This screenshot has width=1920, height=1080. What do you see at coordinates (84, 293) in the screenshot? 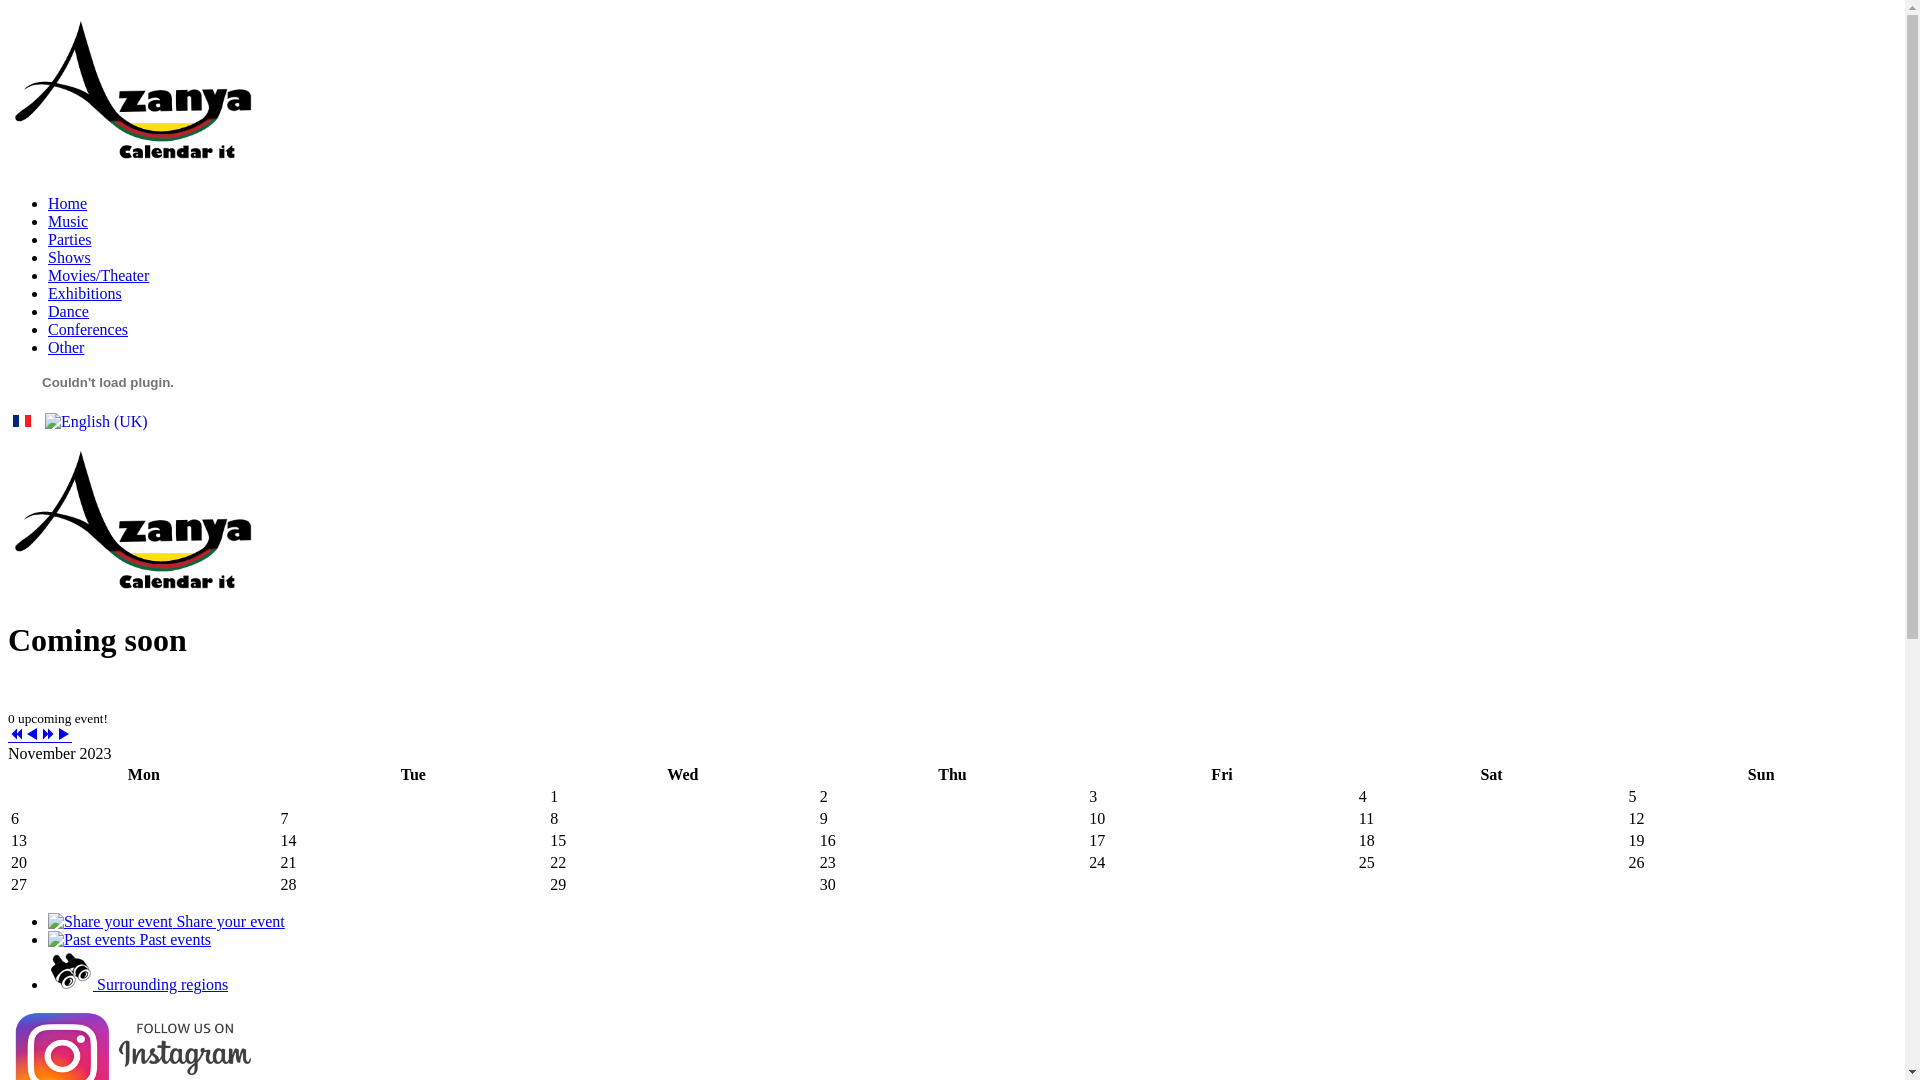
I see `'Exhibitions'` at bounding box center [84, 293].